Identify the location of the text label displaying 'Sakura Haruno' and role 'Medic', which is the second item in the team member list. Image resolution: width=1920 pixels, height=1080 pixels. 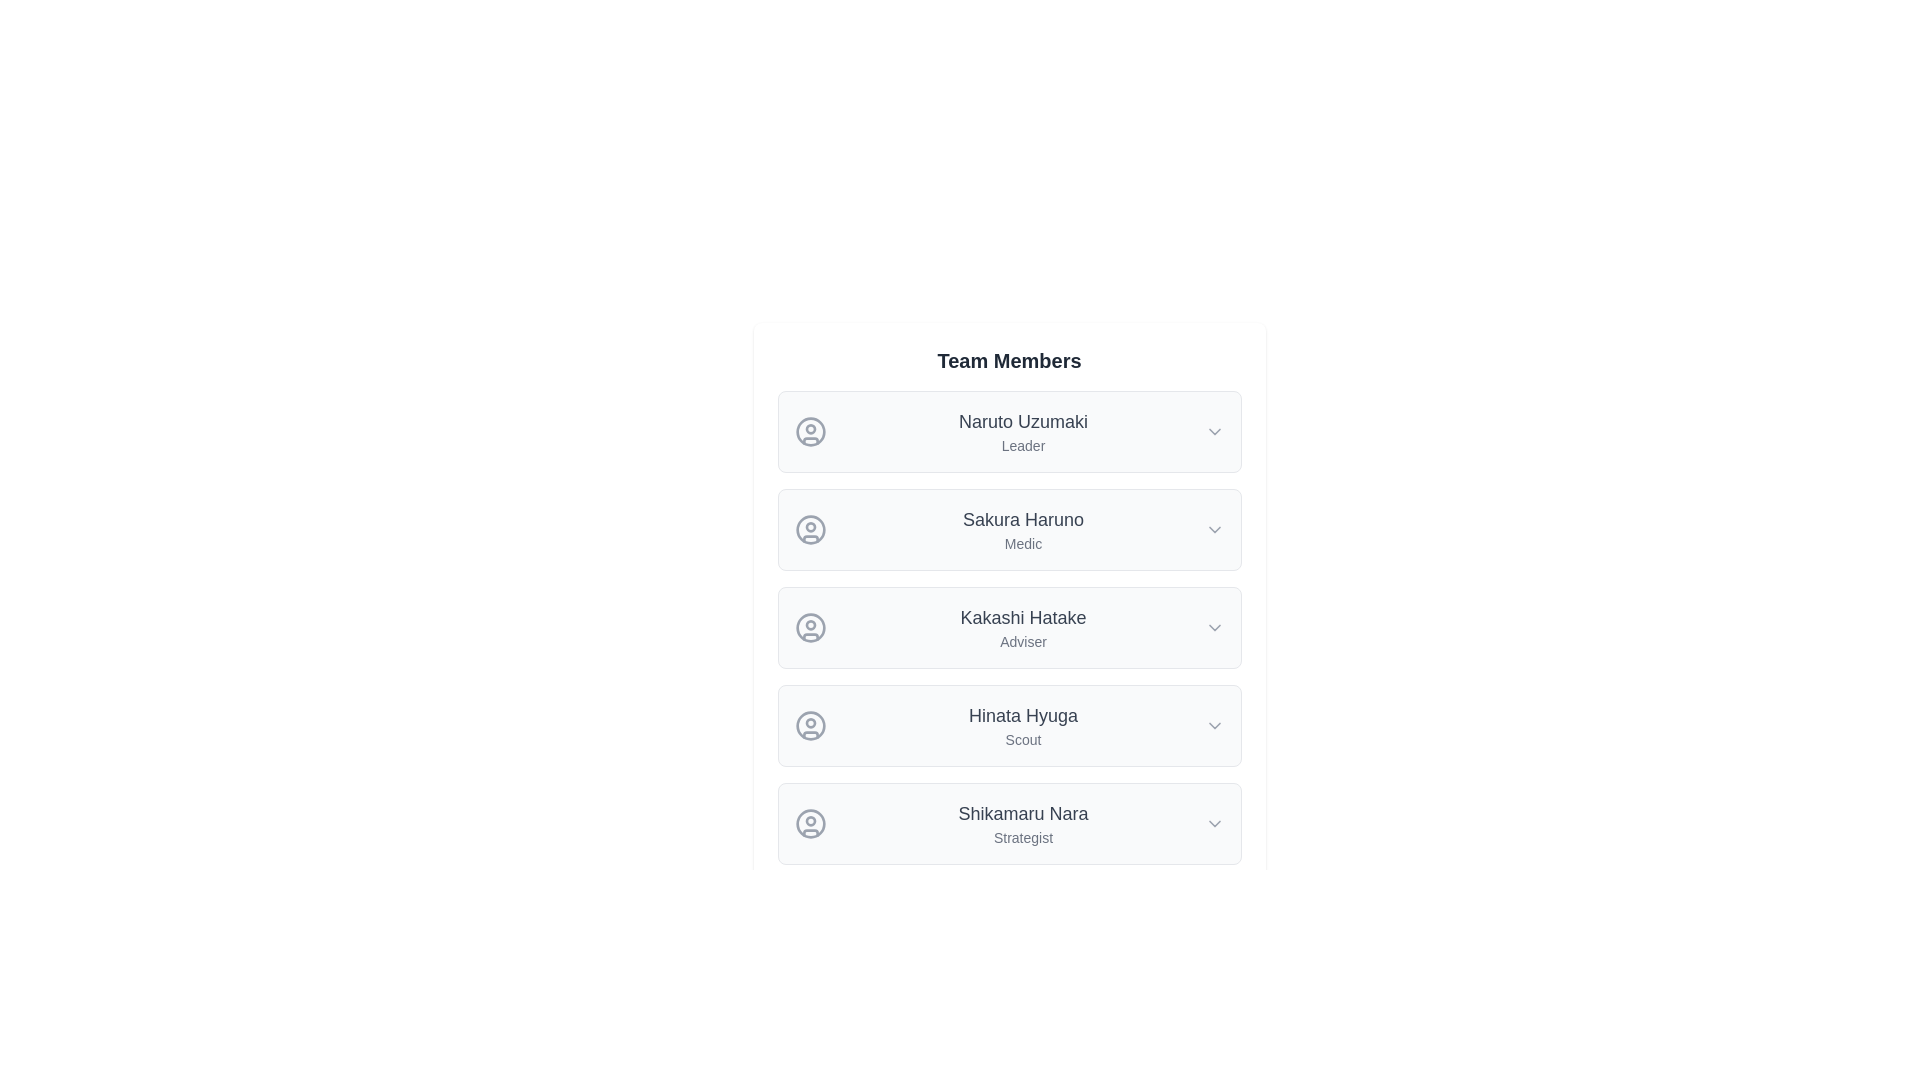
(1023, 528).